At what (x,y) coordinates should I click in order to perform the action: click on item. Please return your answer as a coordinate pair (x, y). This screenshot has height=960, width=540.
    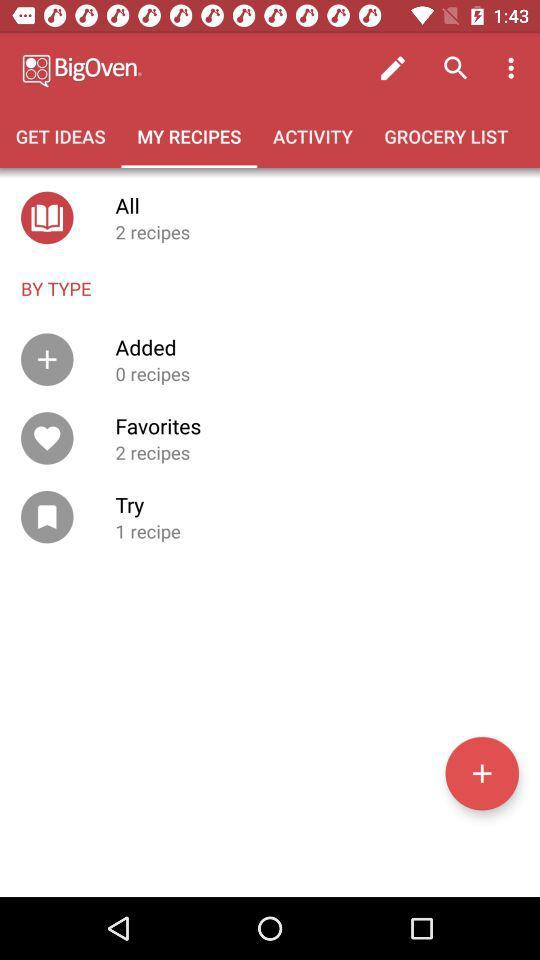
    Looking at the image, I should click on (481, 772).